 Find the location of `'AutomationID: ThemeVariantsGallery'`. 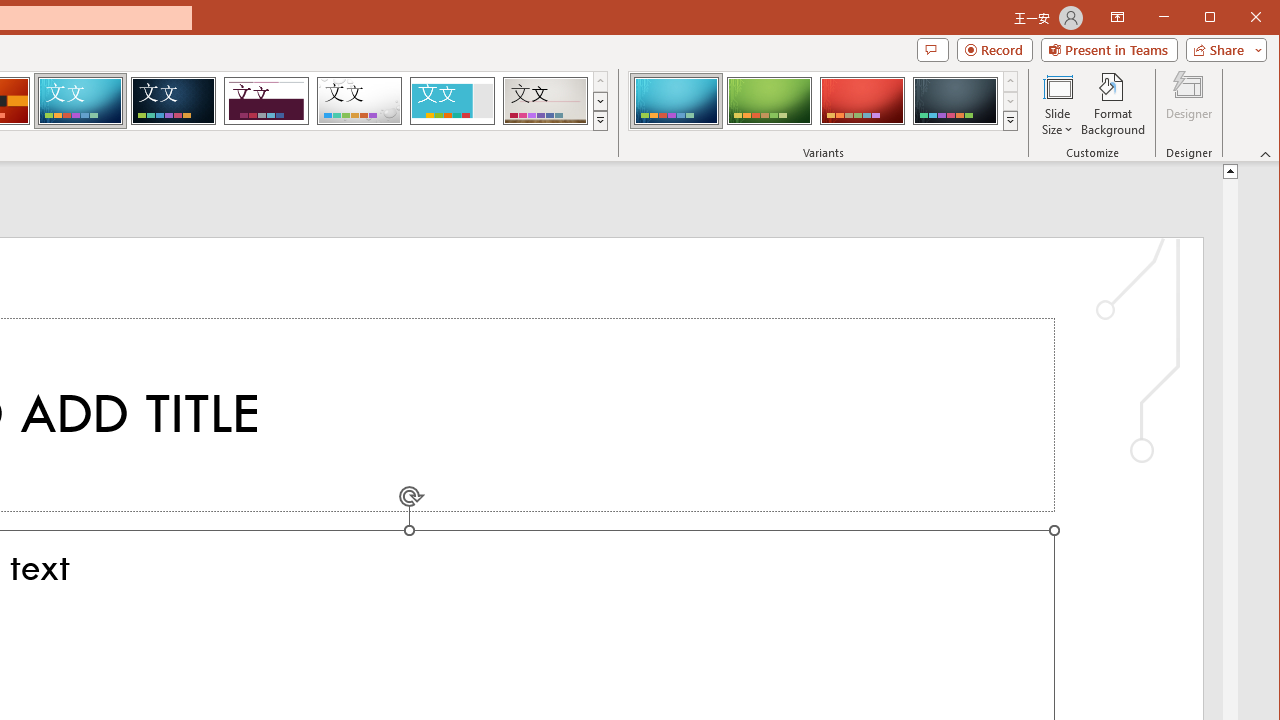

'AutomationID: ThemeVariantsGallery' is located at coordinates (824, 101).